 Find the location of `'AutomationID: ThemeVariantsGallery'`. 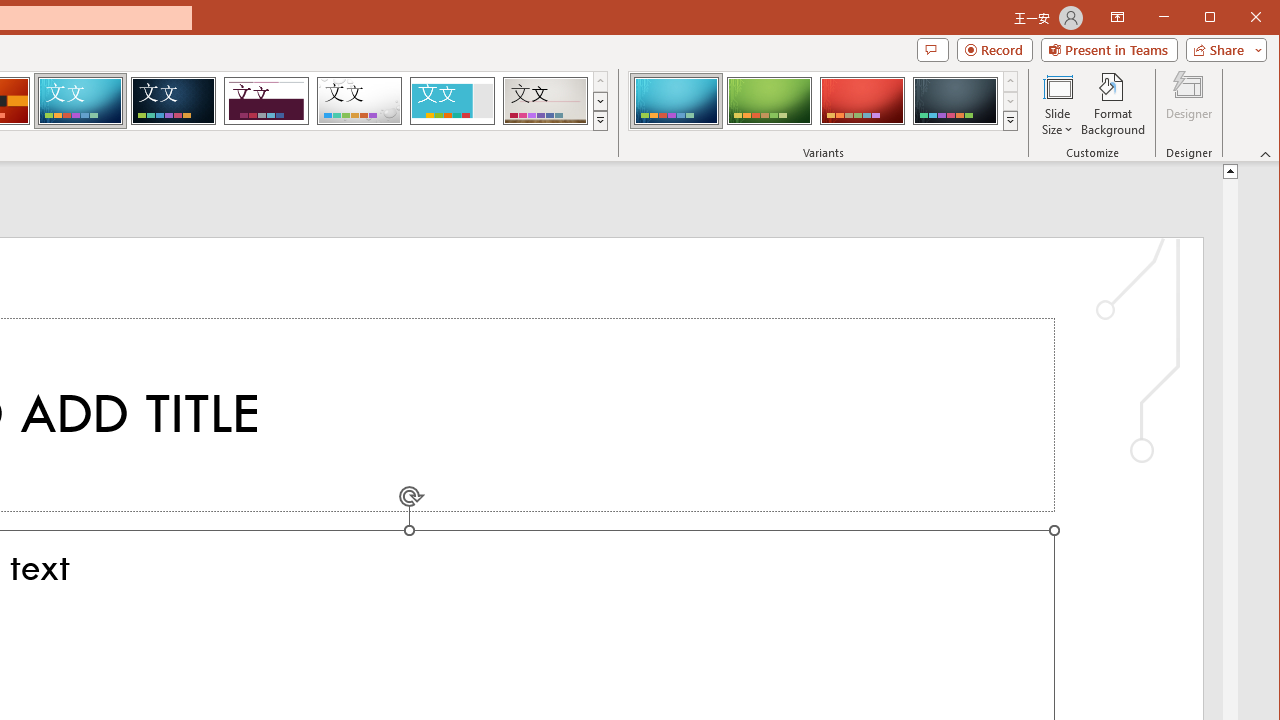

'AutomationID: ThemeVariantsGallery' is located at coordinates (824, 101).